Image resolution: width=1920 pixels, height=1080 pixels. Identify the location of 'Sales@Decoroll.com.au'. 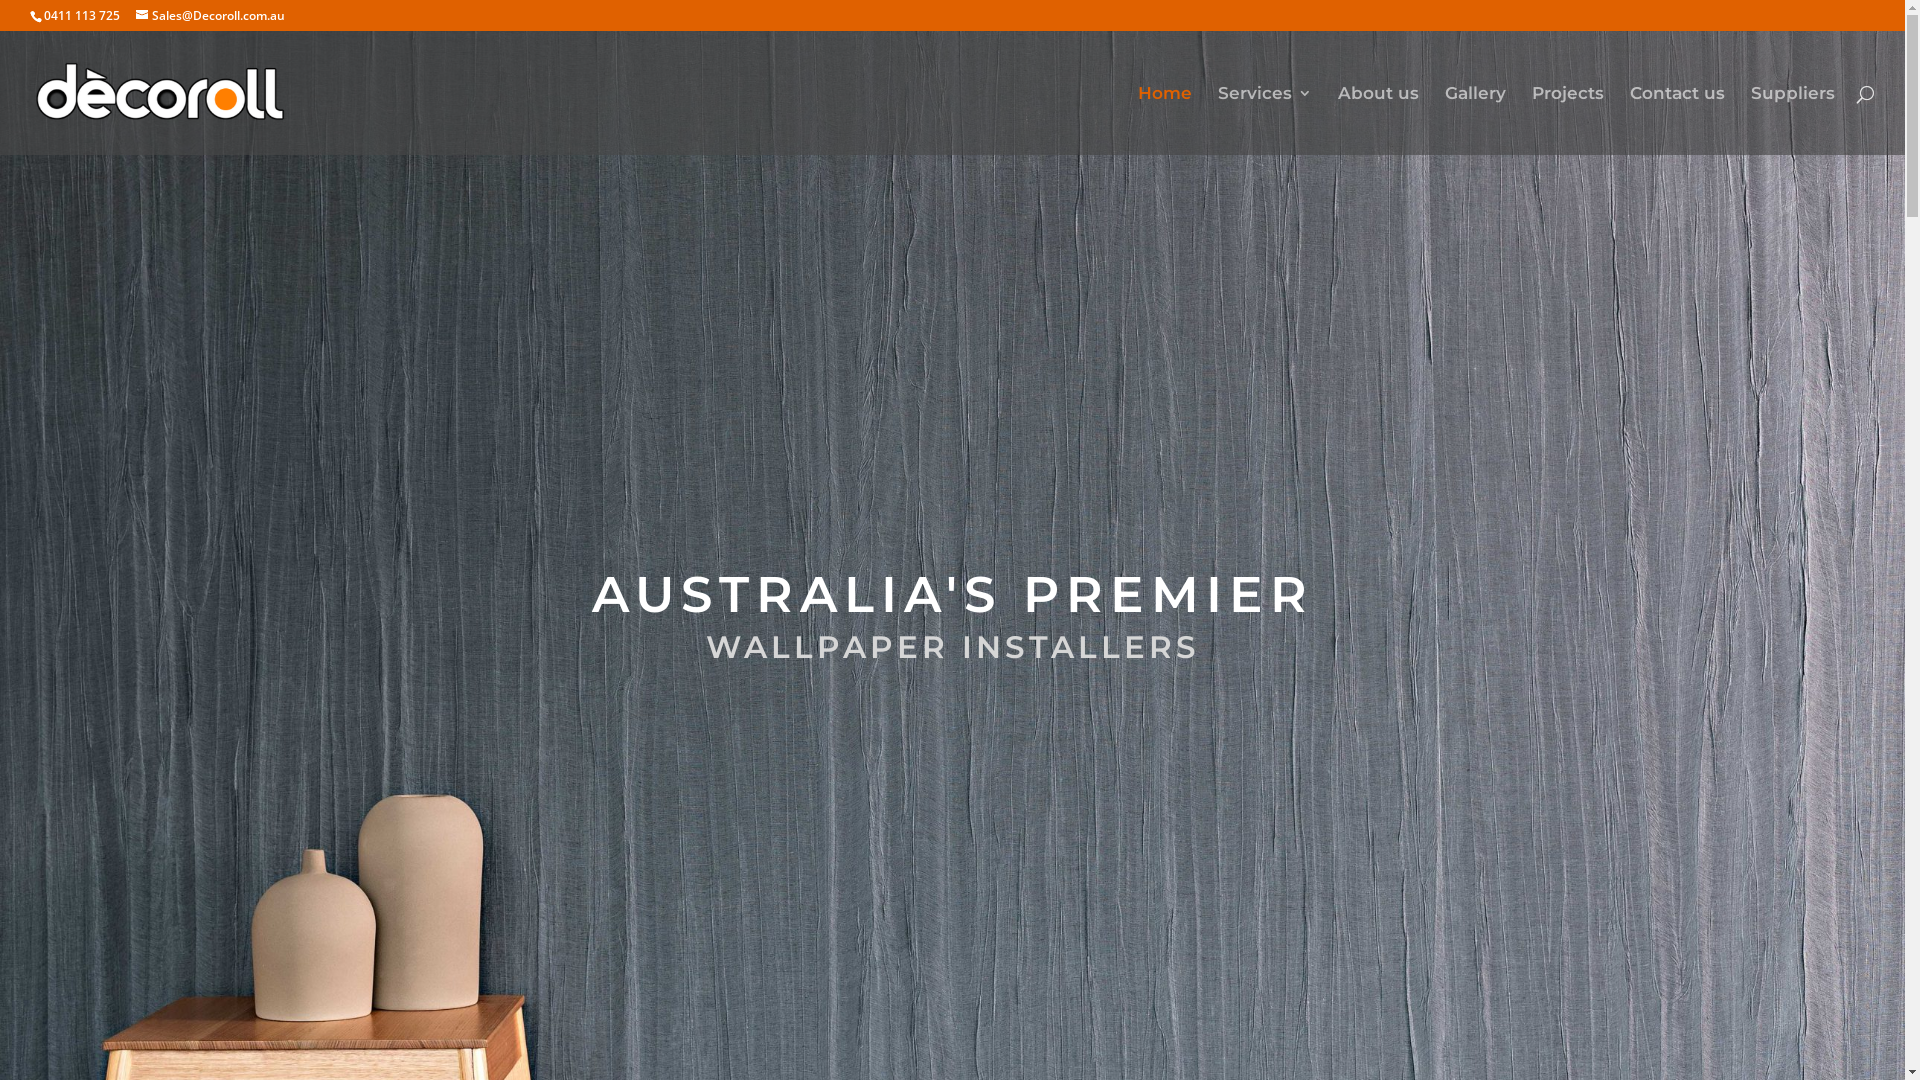
(210, 15).